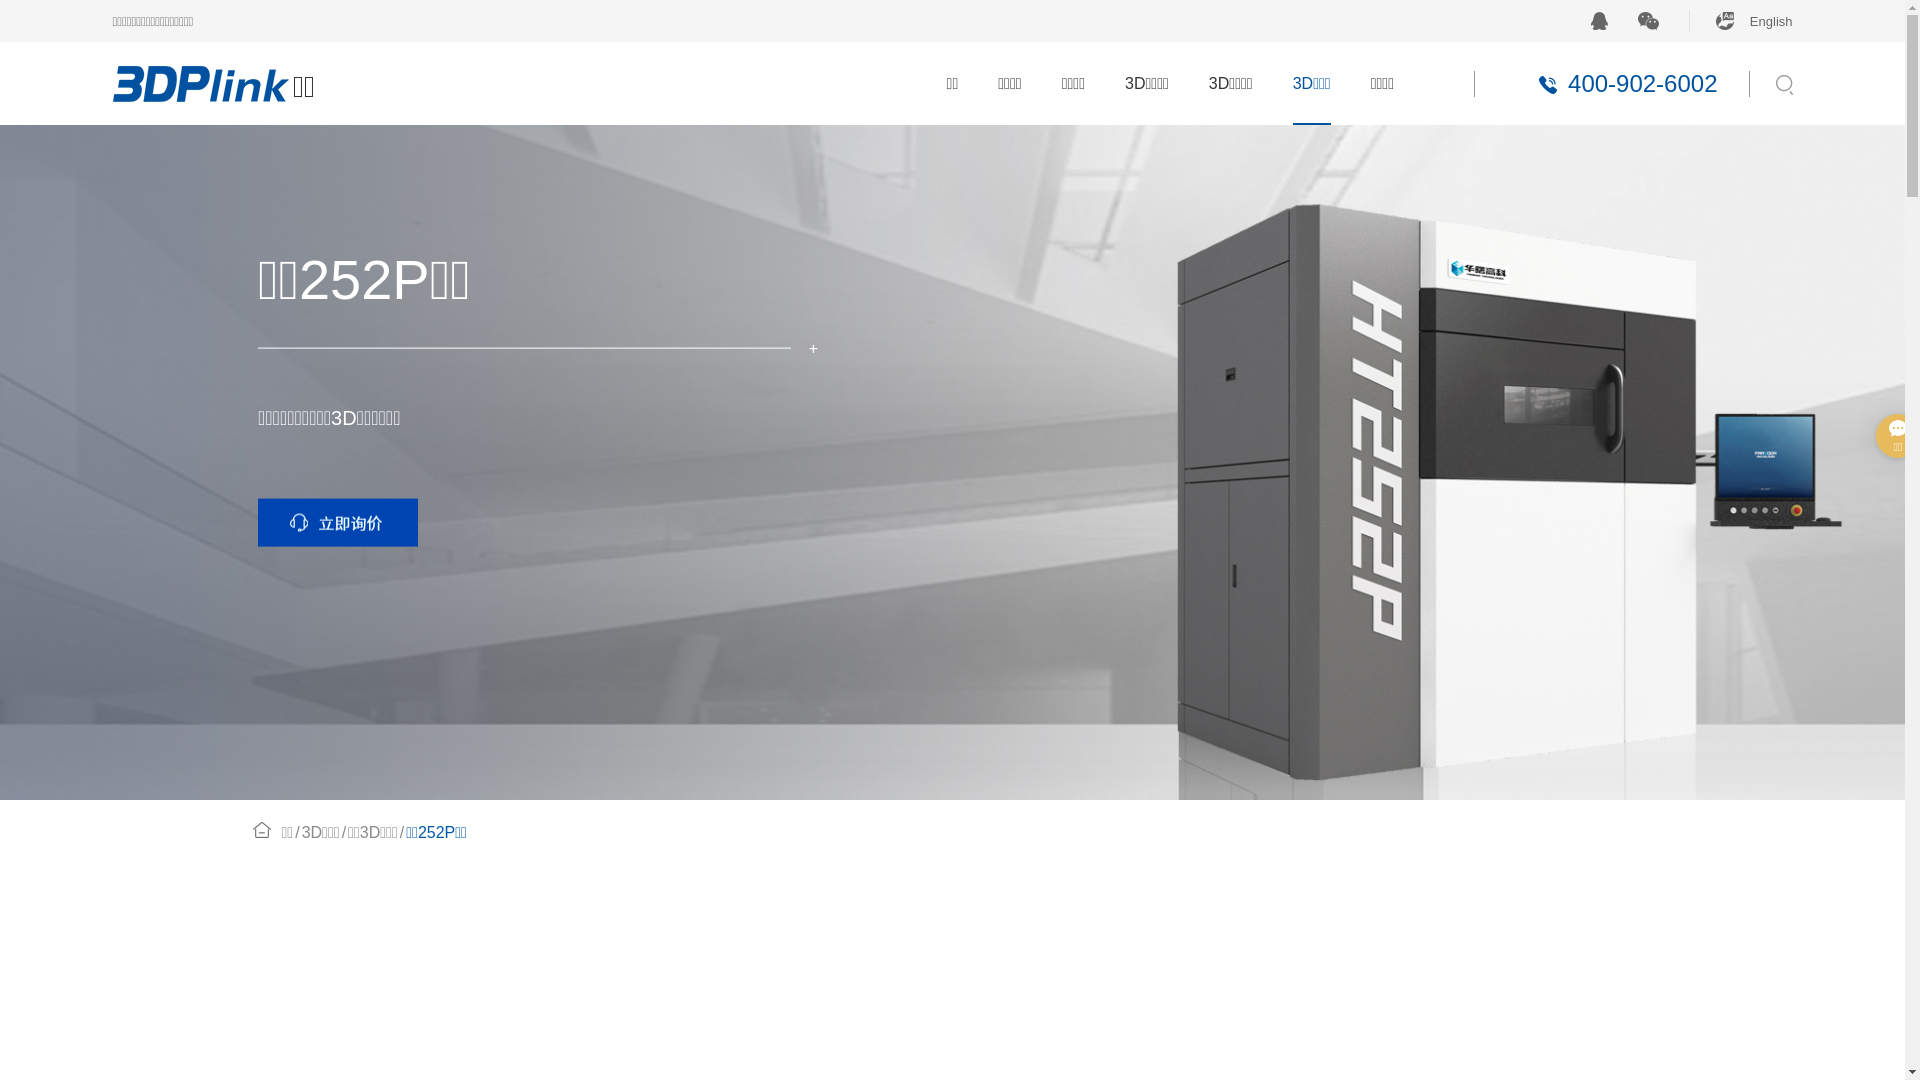  Describe the element at coordinates (1688, 20) in the screenshot. I see `'English'` at that location.